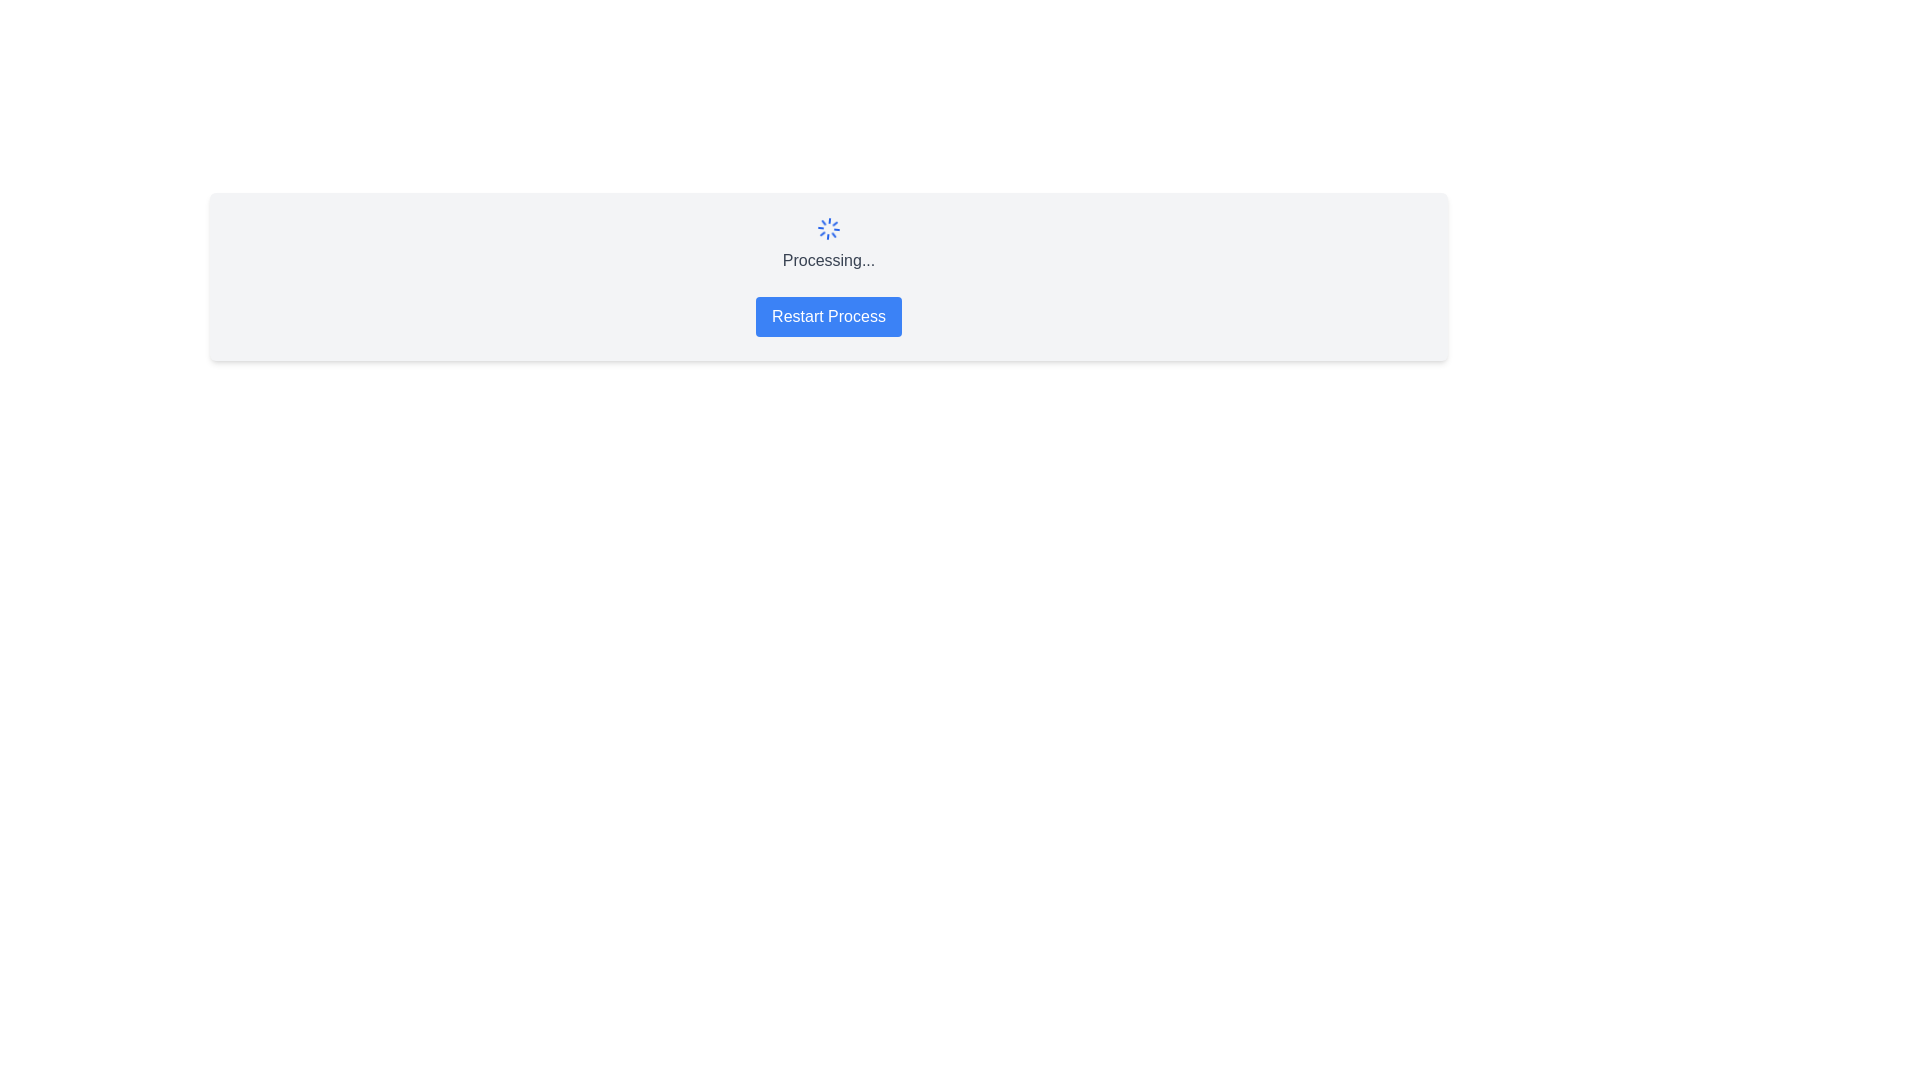 The height and width of the screenshot is (1080, 1920). Describe the element at coordinates (829, 260) in the screenshot. I see `the Static Text Label that indicates the ongoing status of a process, located below the spinner animation and above the 'Restart Process' button` at that location.